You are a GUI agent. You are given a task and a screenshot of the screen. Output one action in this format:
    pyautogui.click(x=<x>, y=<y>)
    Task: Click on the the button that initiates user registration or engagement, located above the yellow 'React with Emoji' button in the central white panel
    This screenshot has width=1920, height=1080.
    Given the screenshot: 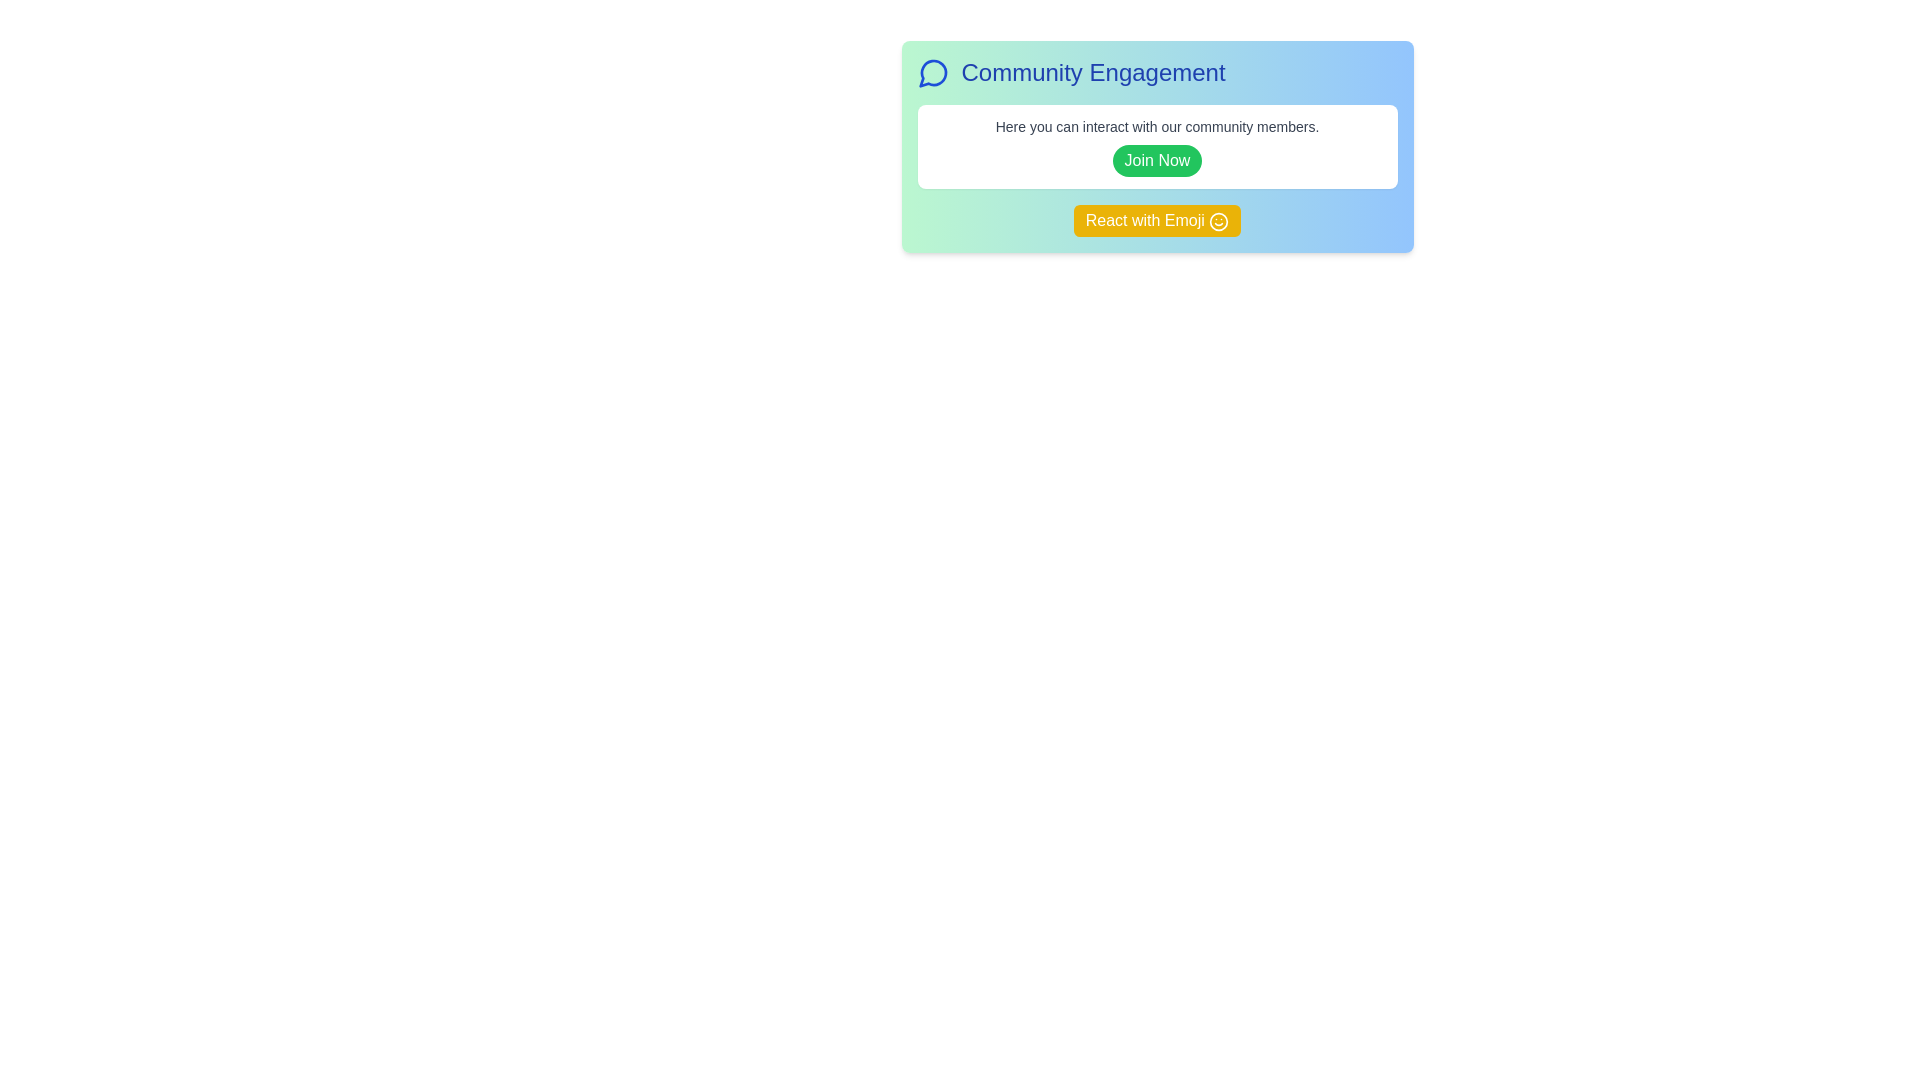 What is the action you would take?
    pyautogui.click(x=1157, y=145)
    